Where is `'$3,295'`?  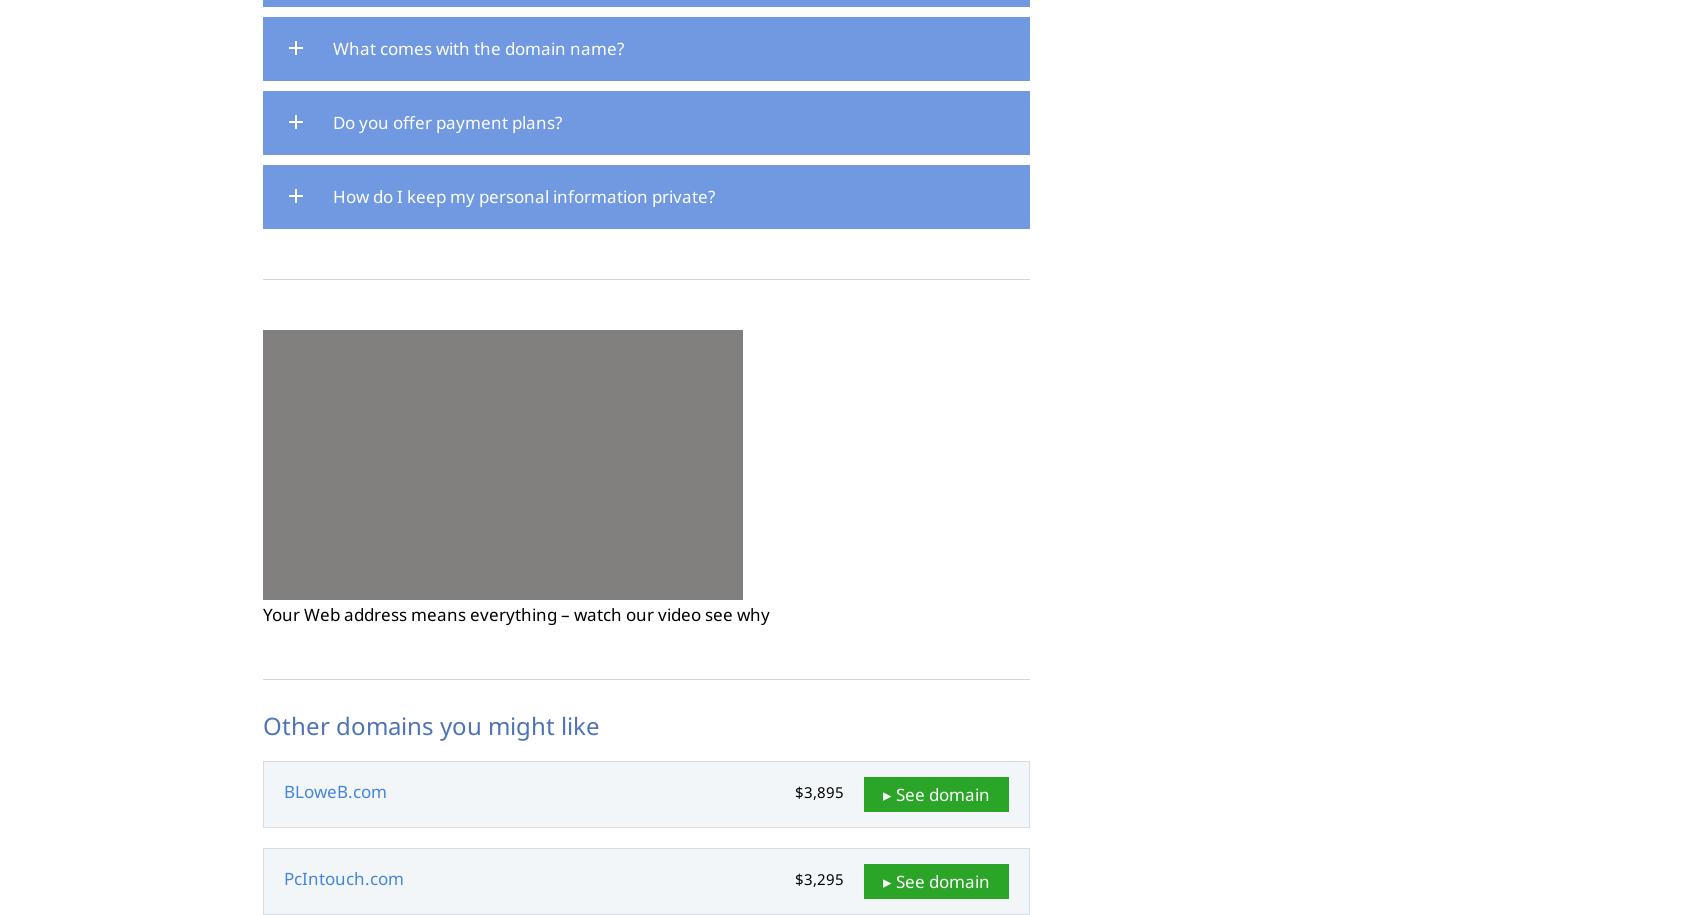 '$3,295' is located at coordinates (818, 878).